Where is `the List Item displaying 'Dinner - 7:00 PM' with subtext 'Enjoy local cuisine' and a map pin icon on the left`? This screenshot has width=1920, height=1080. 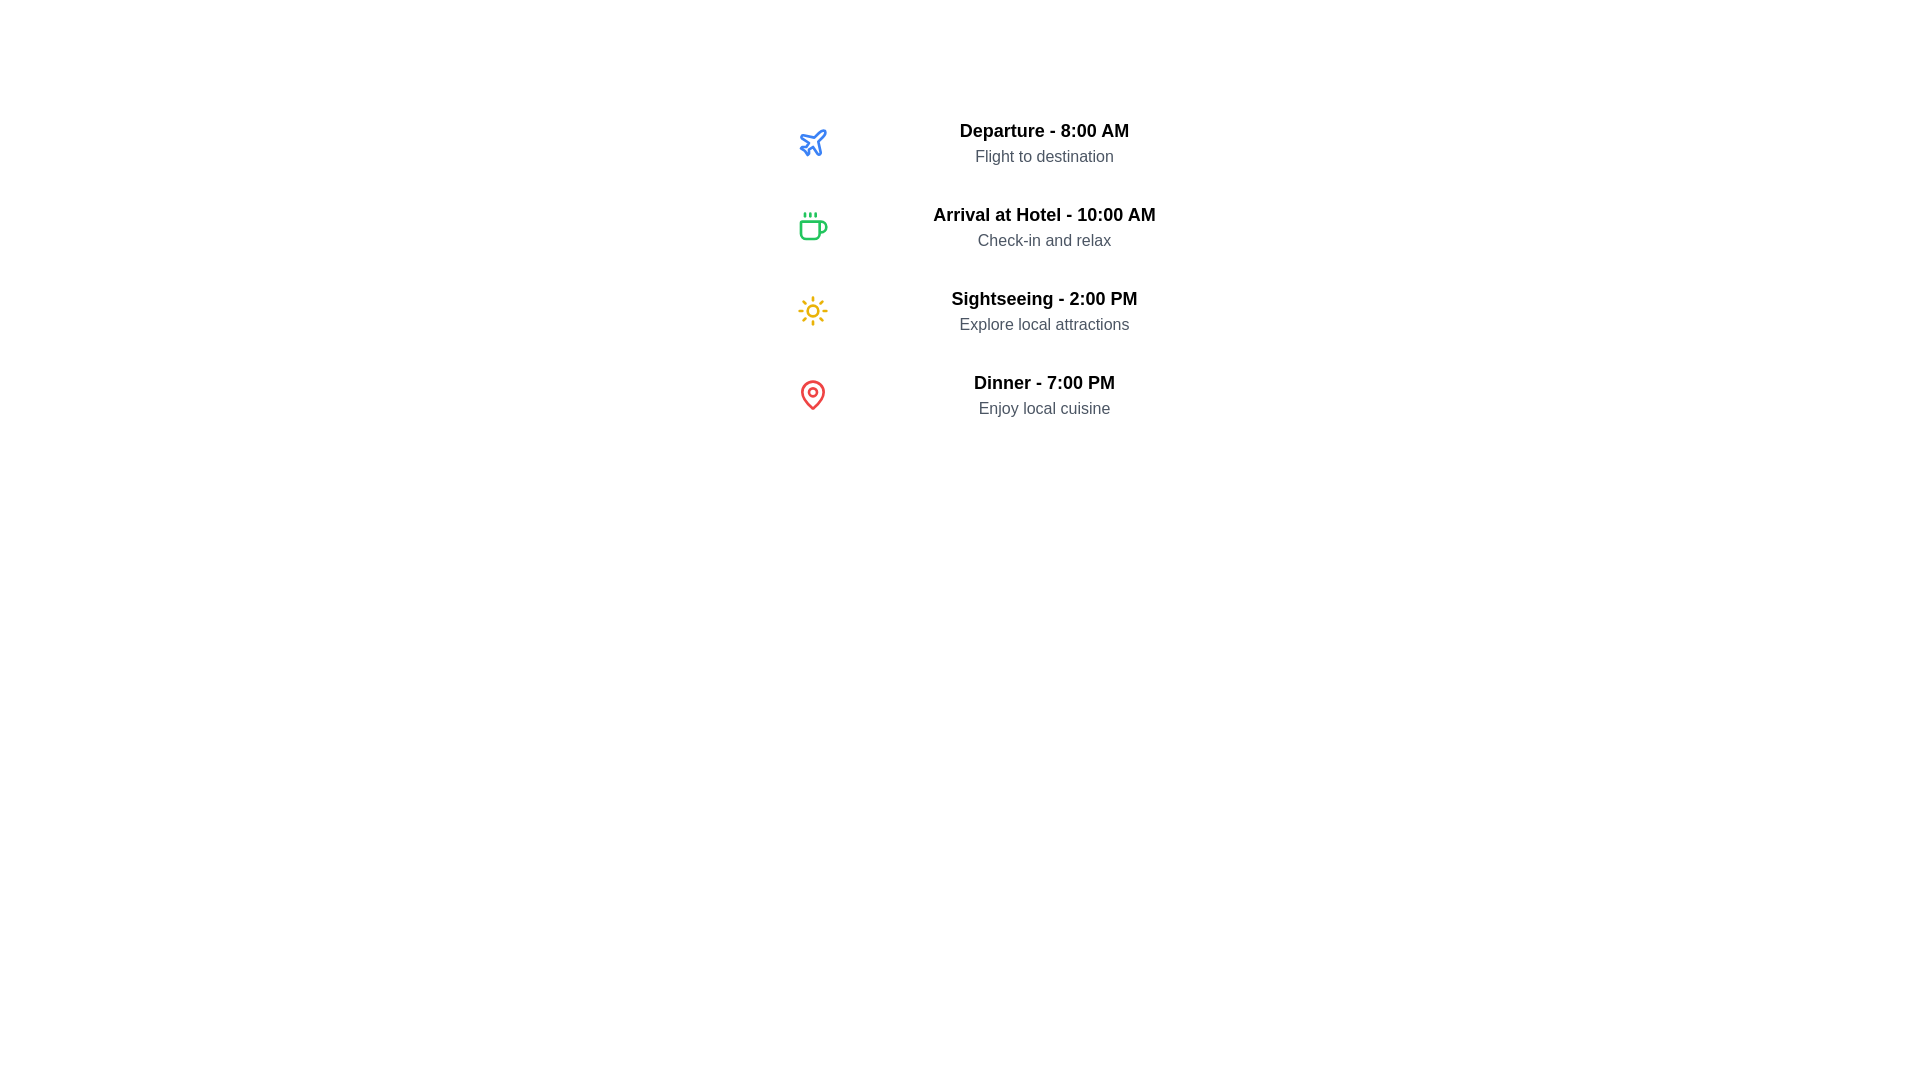
the List Item displaying 'Dinner - 7:00 PM' with subtext 'Enjoy local cuisine' and a map pin icon on the left is located at coordinates (1020, 394).